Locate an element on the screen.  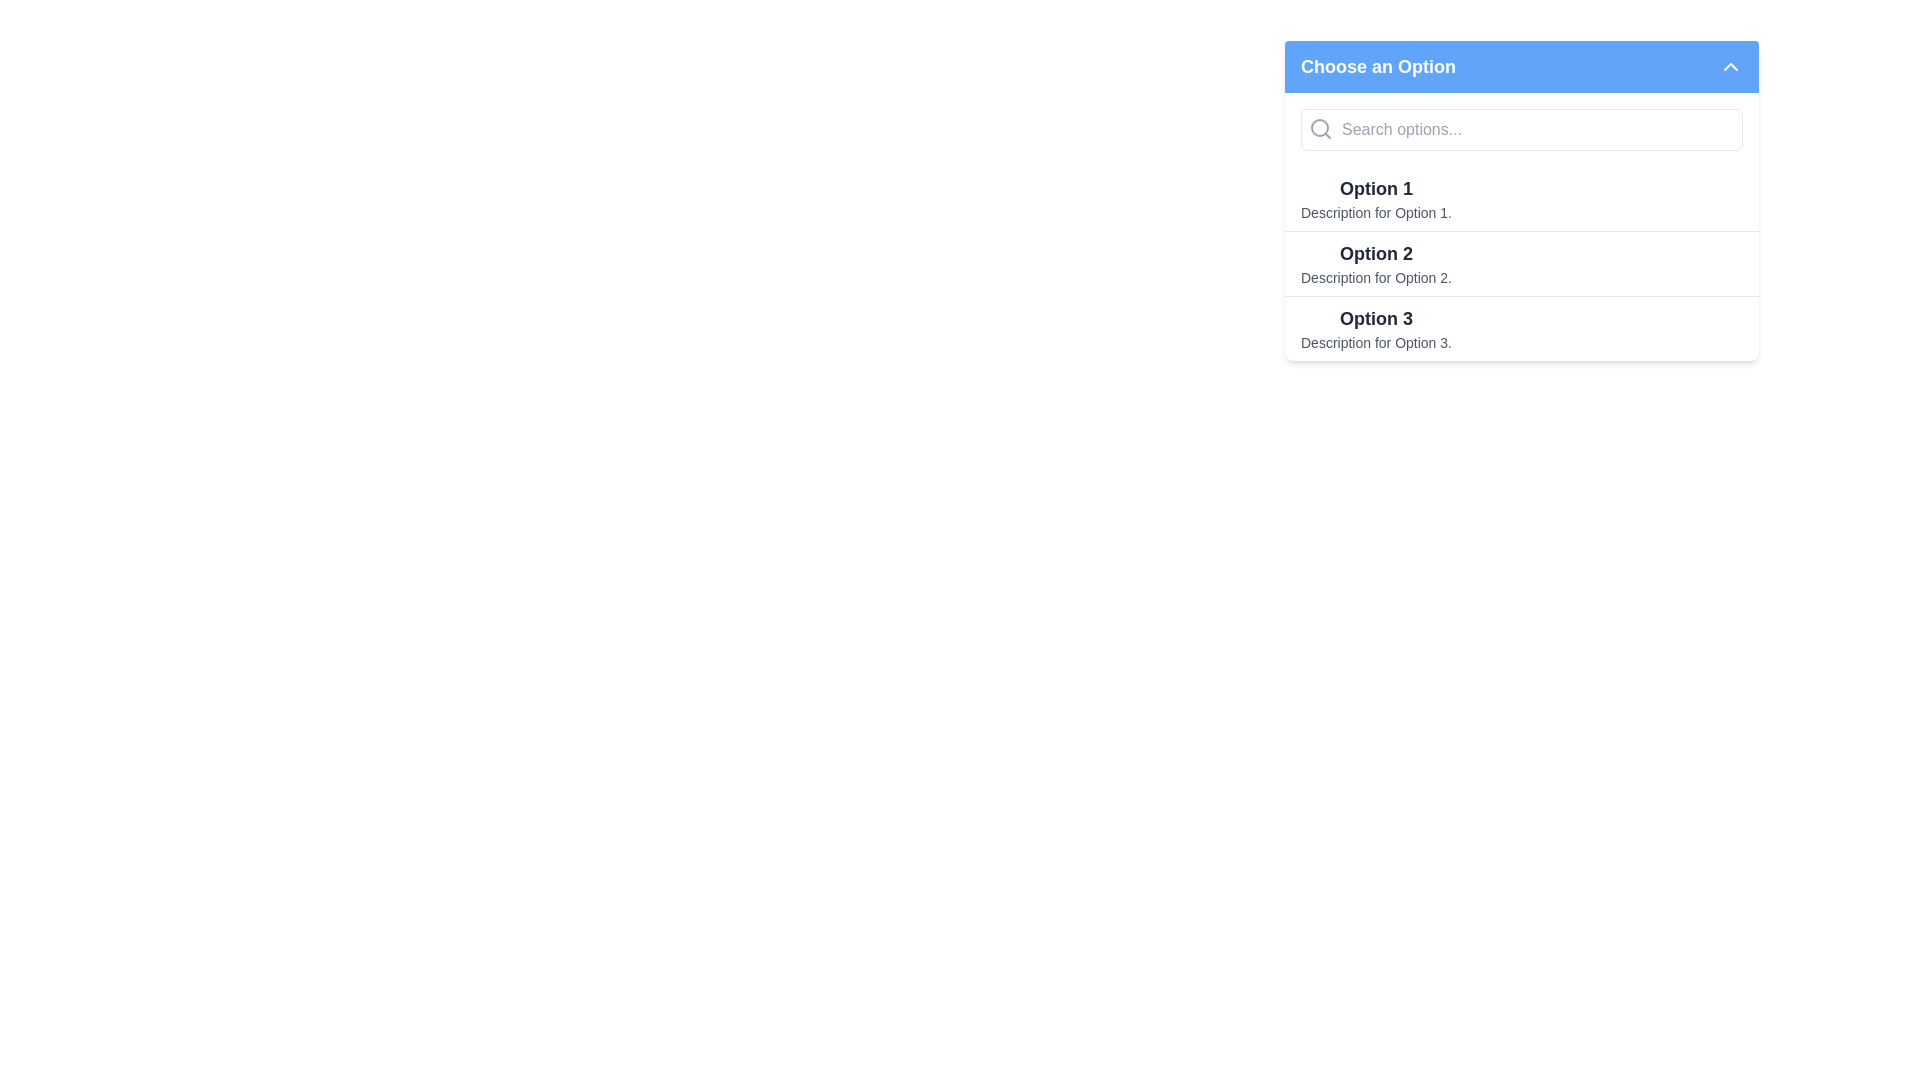
the second list item in the dropdown labeled 'Option 2' is located at coordinates (1375, 262).